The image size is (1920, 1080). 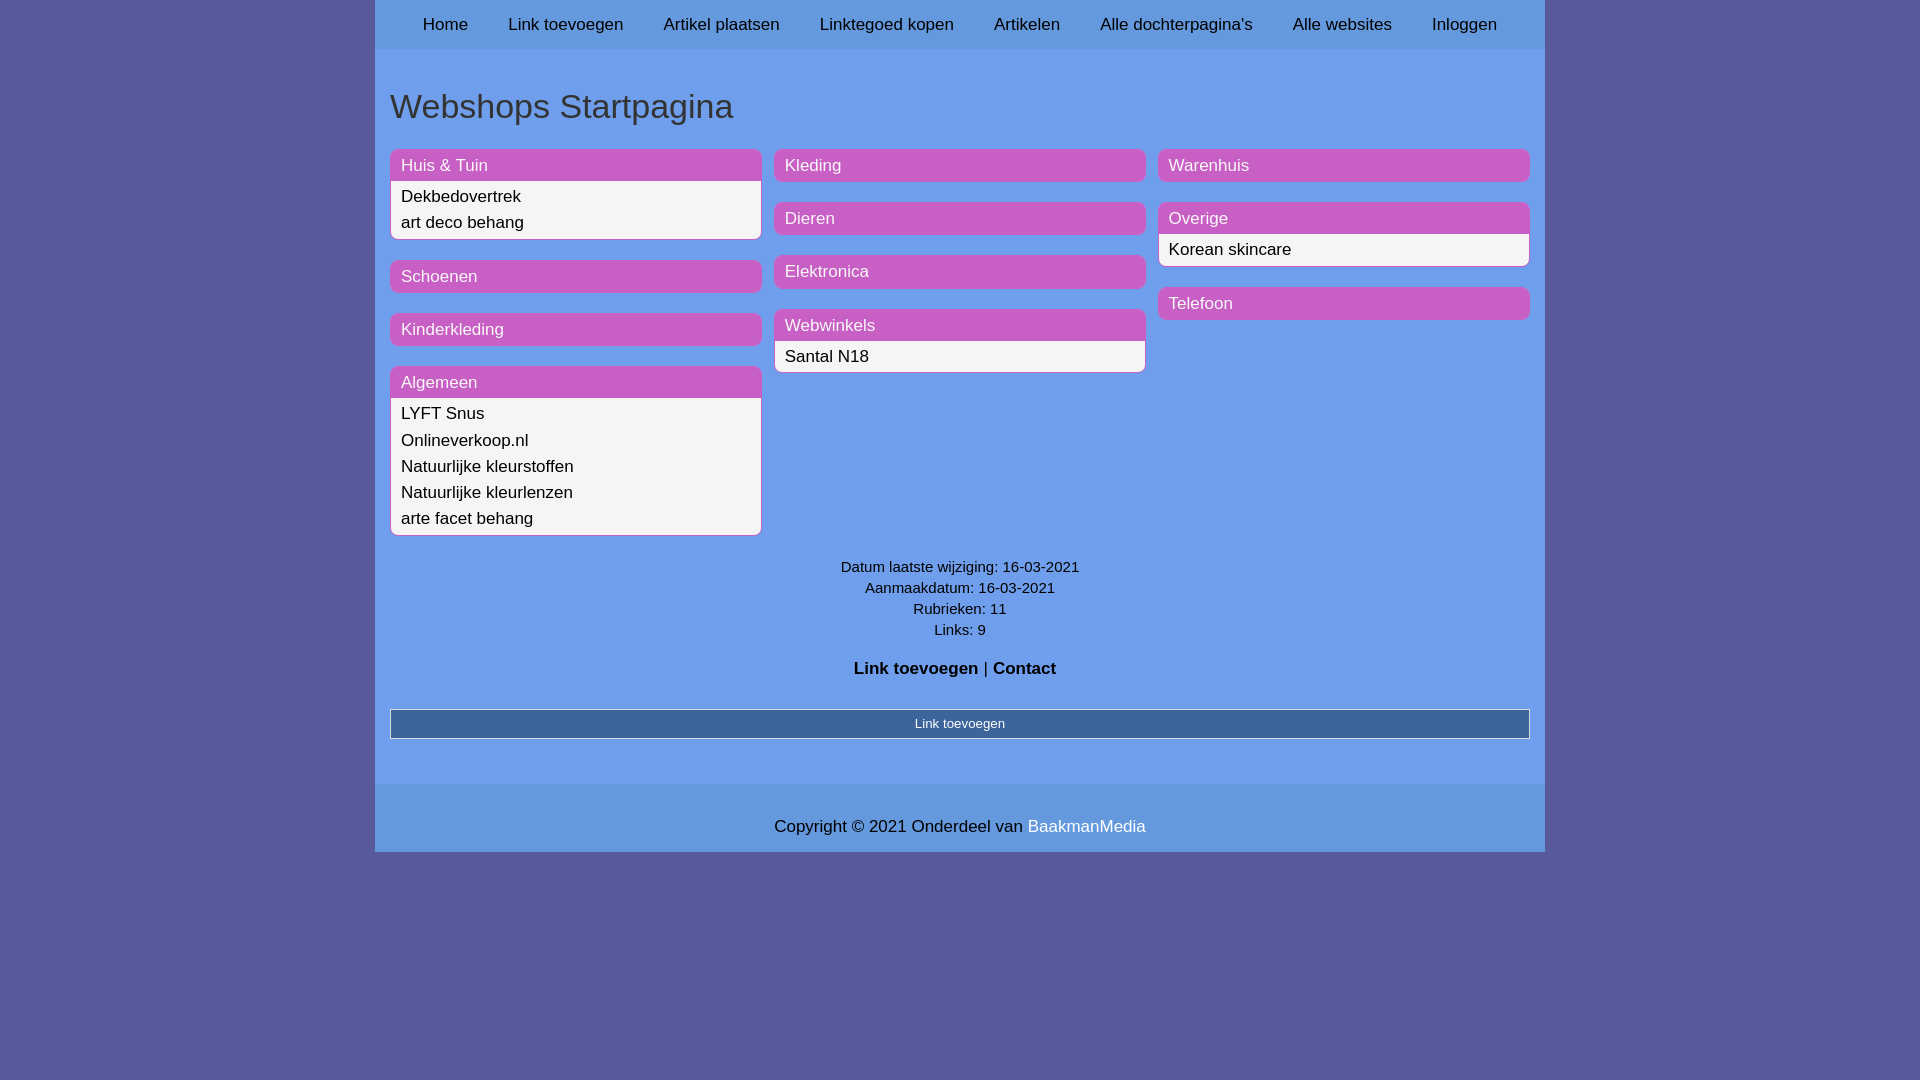 I want to click on 'Dieren', so click(x=810, y=218).